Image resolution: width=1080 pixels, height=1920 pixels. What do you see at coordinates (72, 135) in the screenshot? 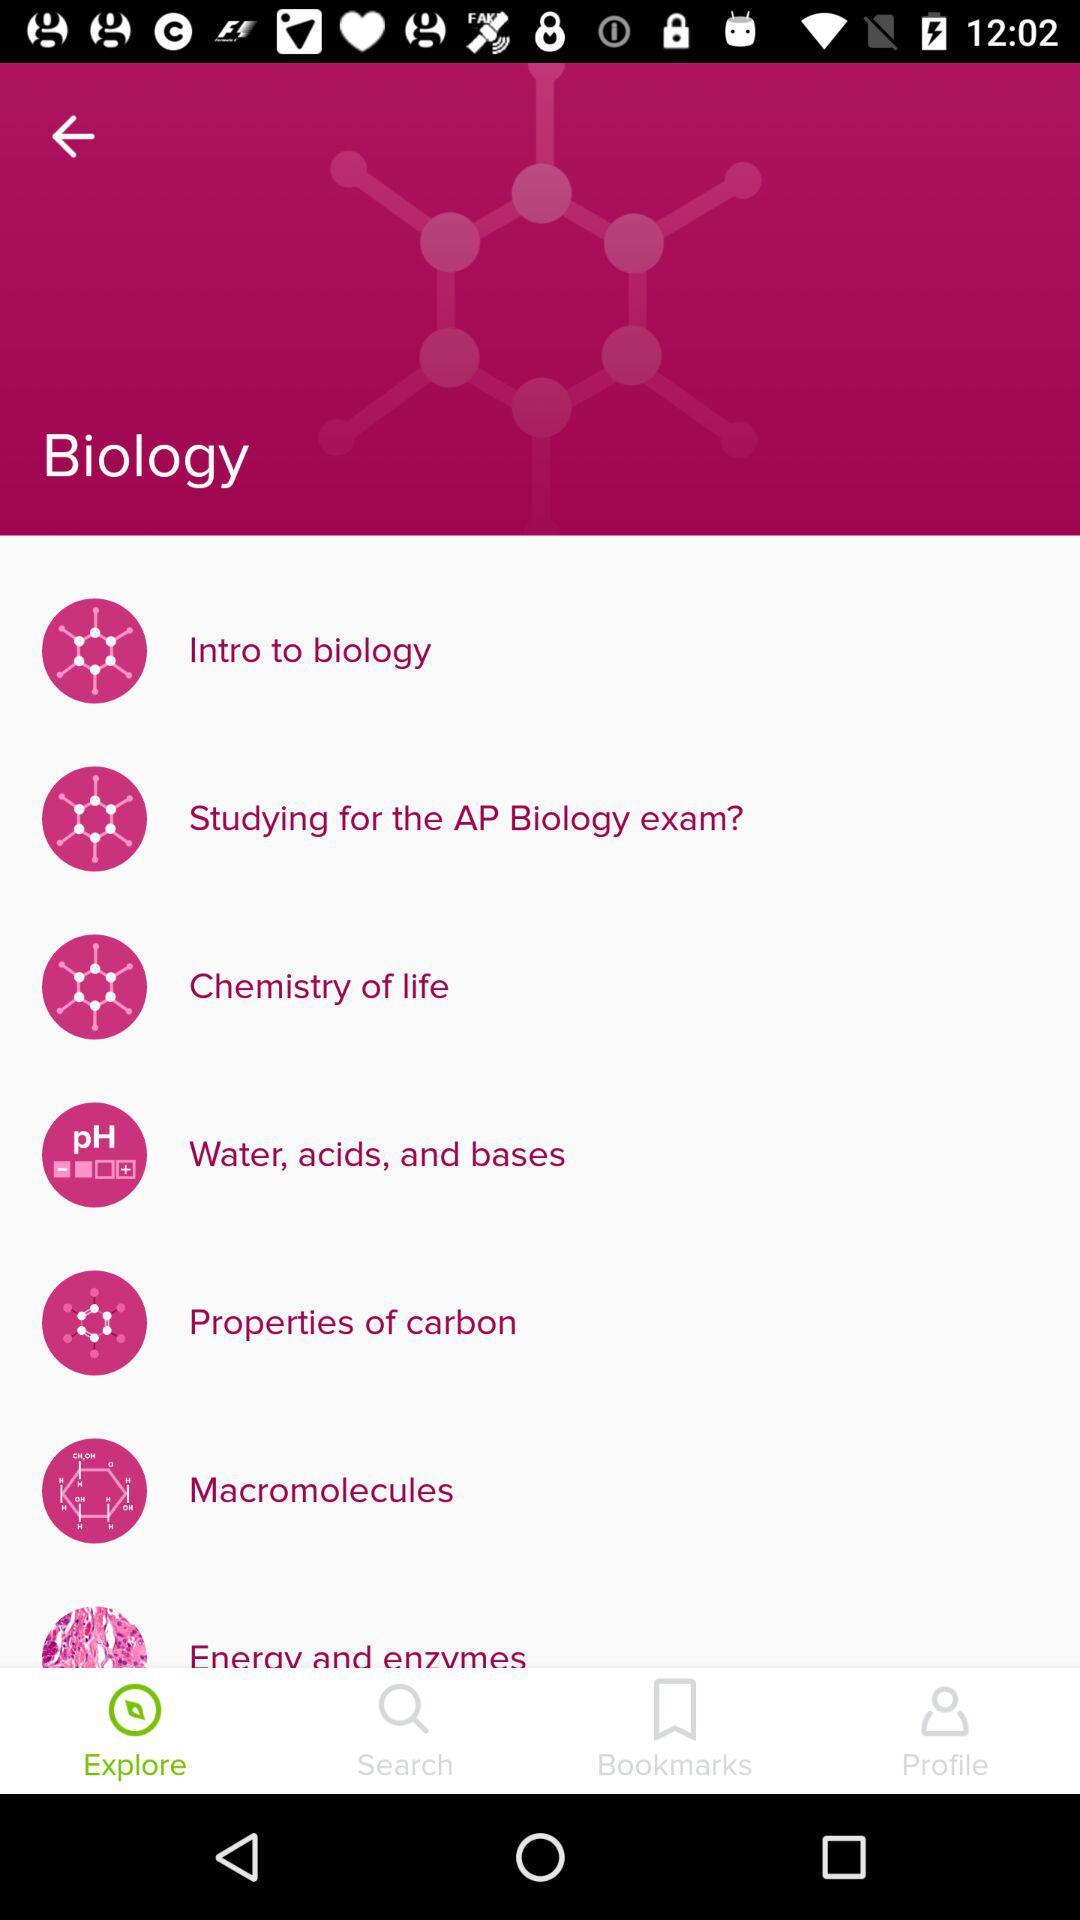
I see `item above biology icon` at bounding box center [72, 135].